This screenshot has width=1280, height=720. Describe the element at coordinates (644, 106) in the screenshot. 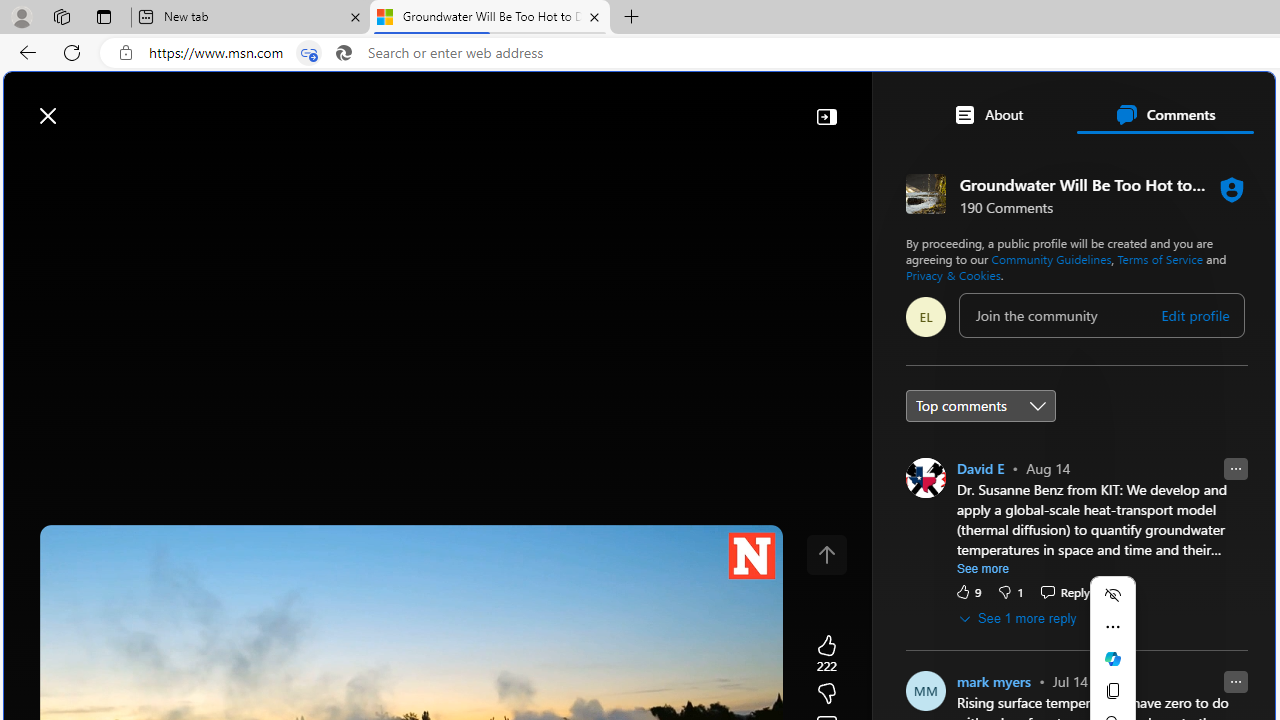

I see `'Enter your search term'` at that location.